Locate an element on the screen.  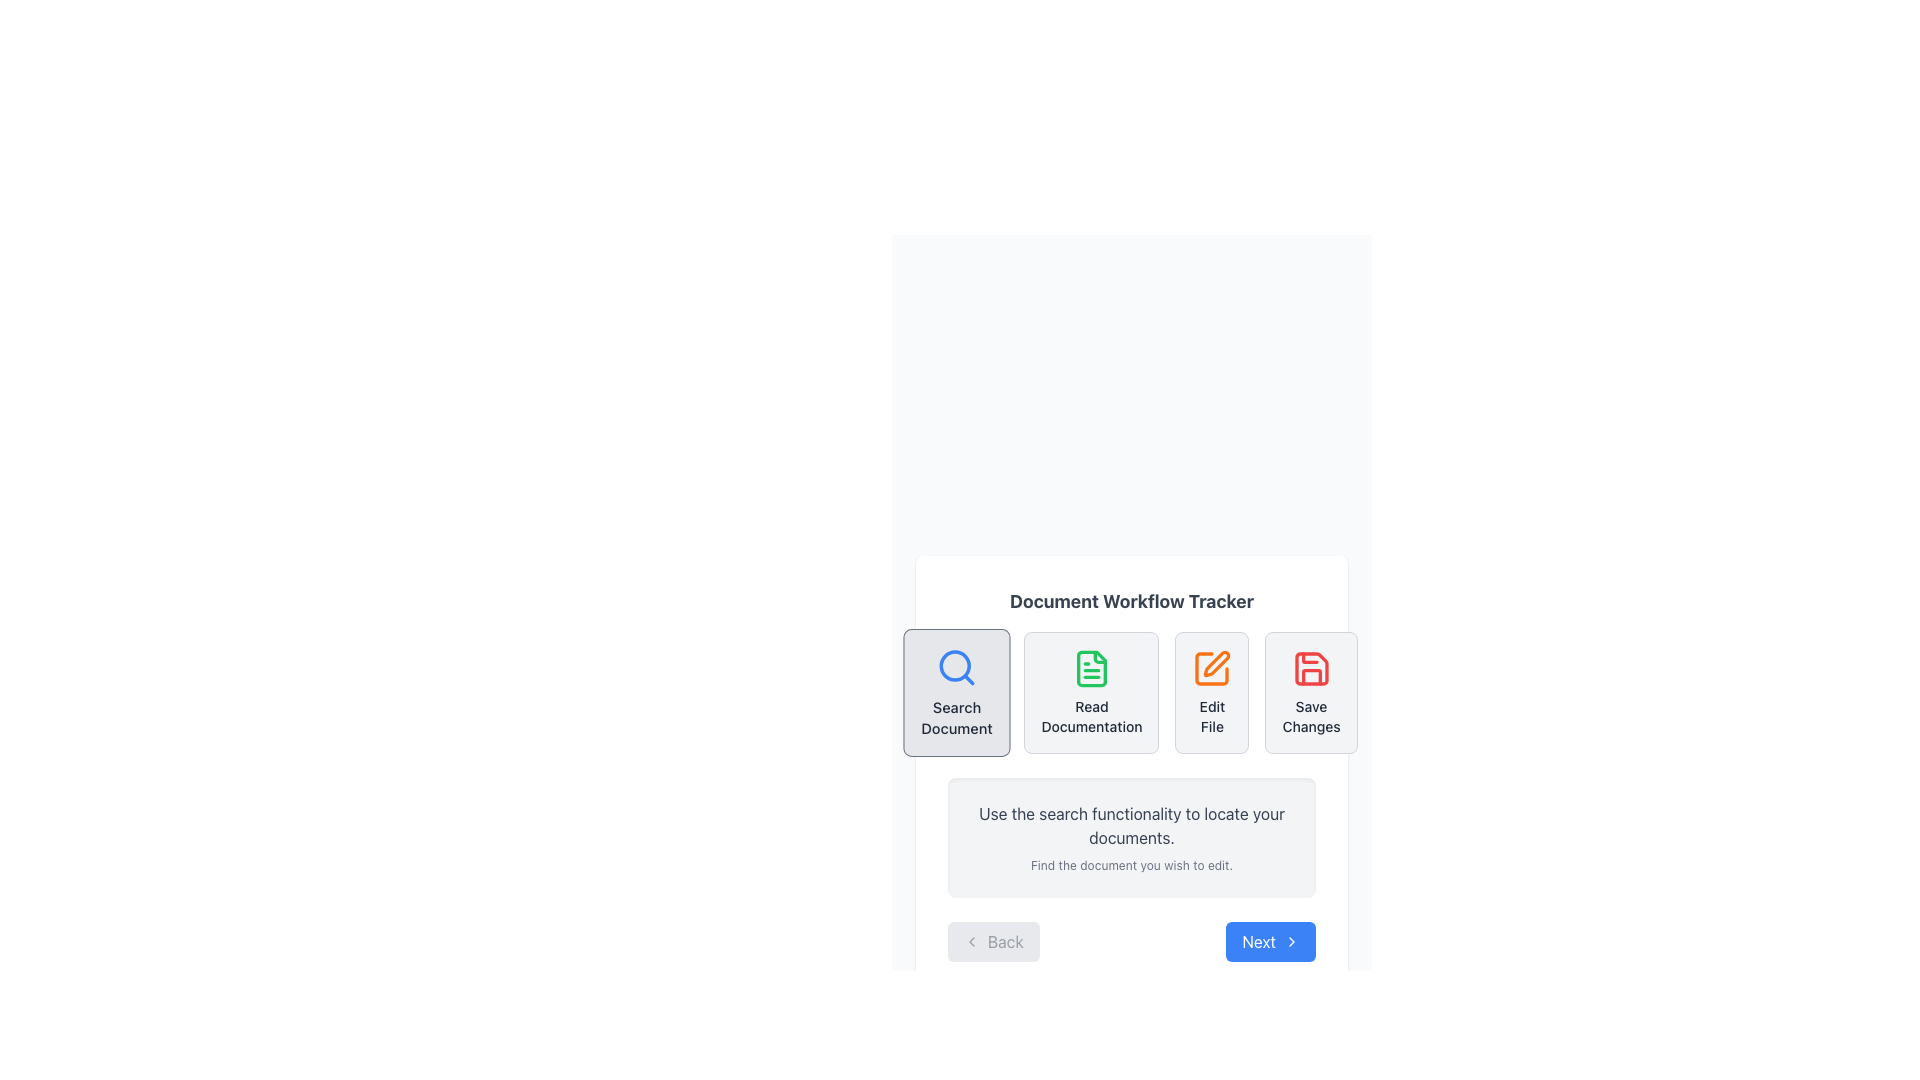
the functionality of the 'Edit File' text label, which is a medium-sized gray text label organized into two lines, positioned below a pen icon is located at coordinates (1211, 716).